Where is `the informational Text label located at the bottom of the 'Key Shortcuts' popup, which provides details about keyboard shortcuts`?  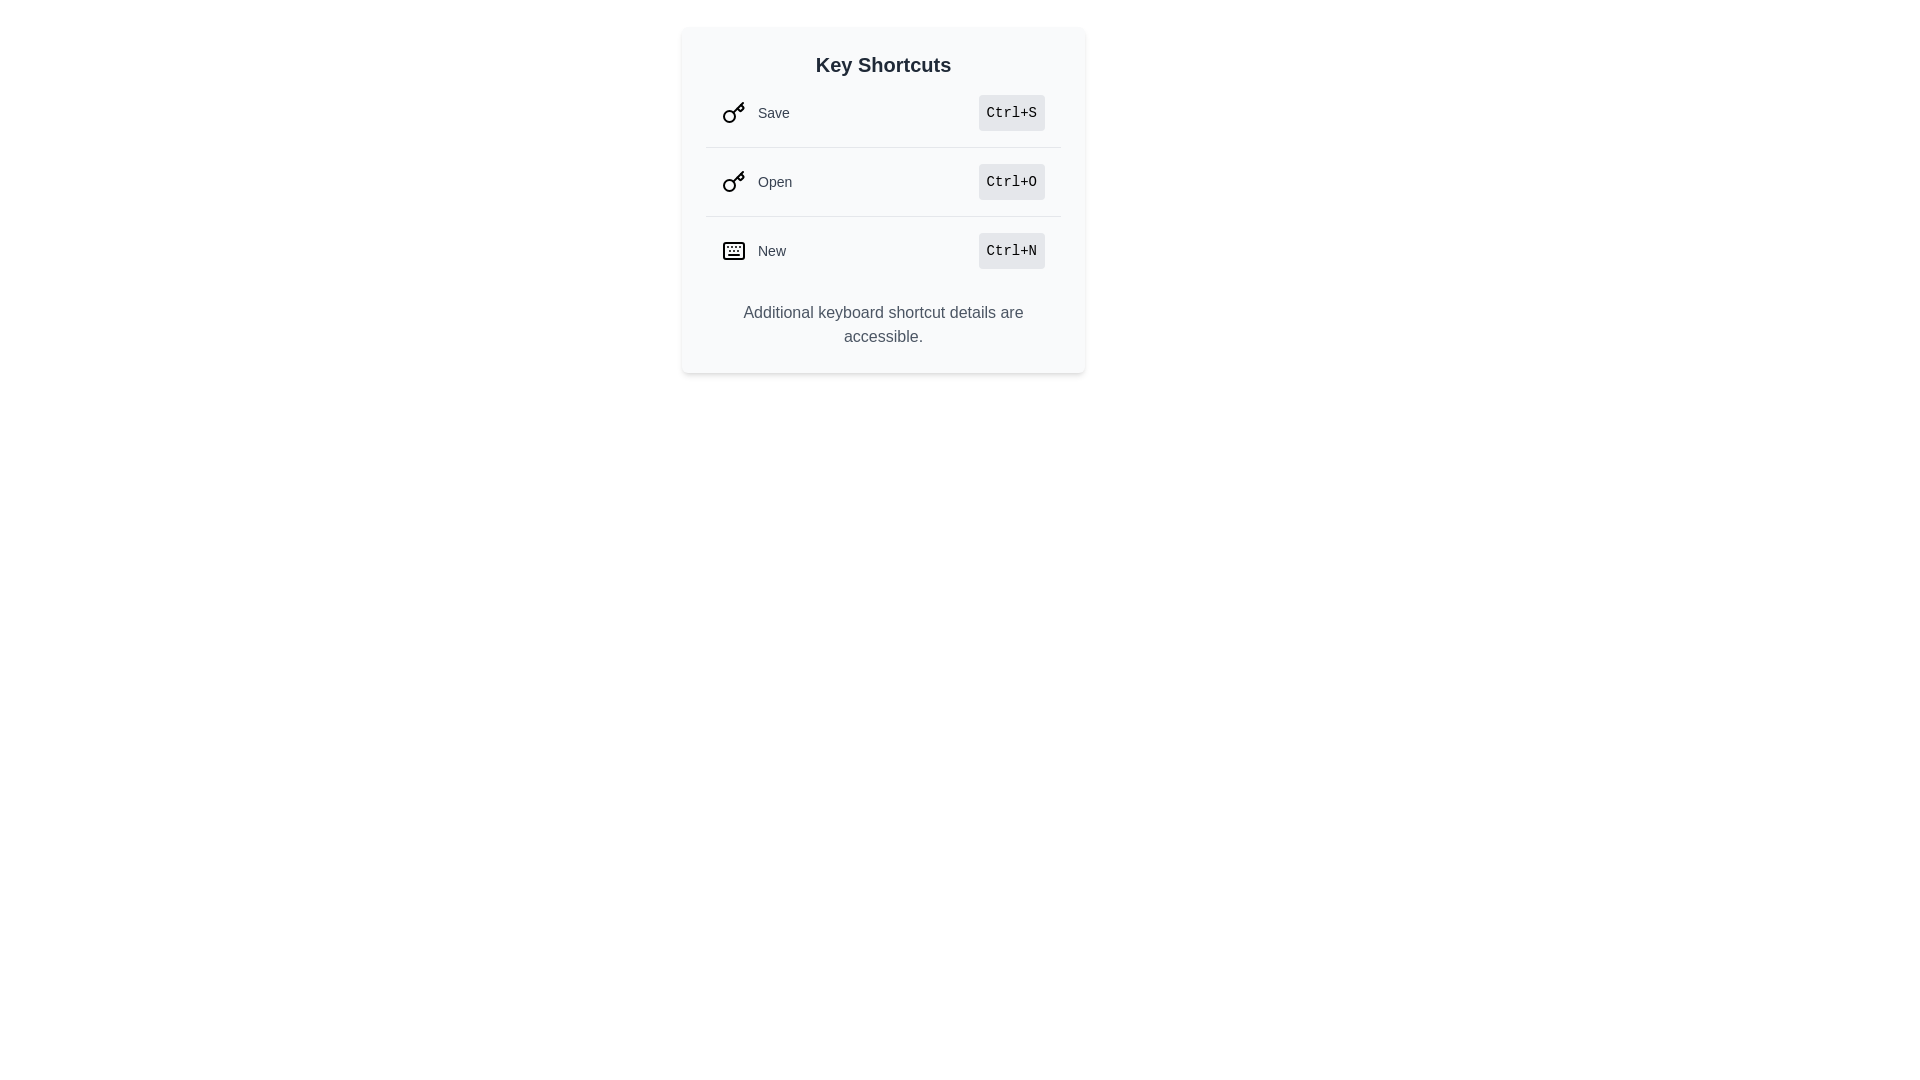 the informational Text label located at the bottom of the 'Key Shortcuts' popup, which provides details about keyboard shortcuts is located at coordinates (882, 323).